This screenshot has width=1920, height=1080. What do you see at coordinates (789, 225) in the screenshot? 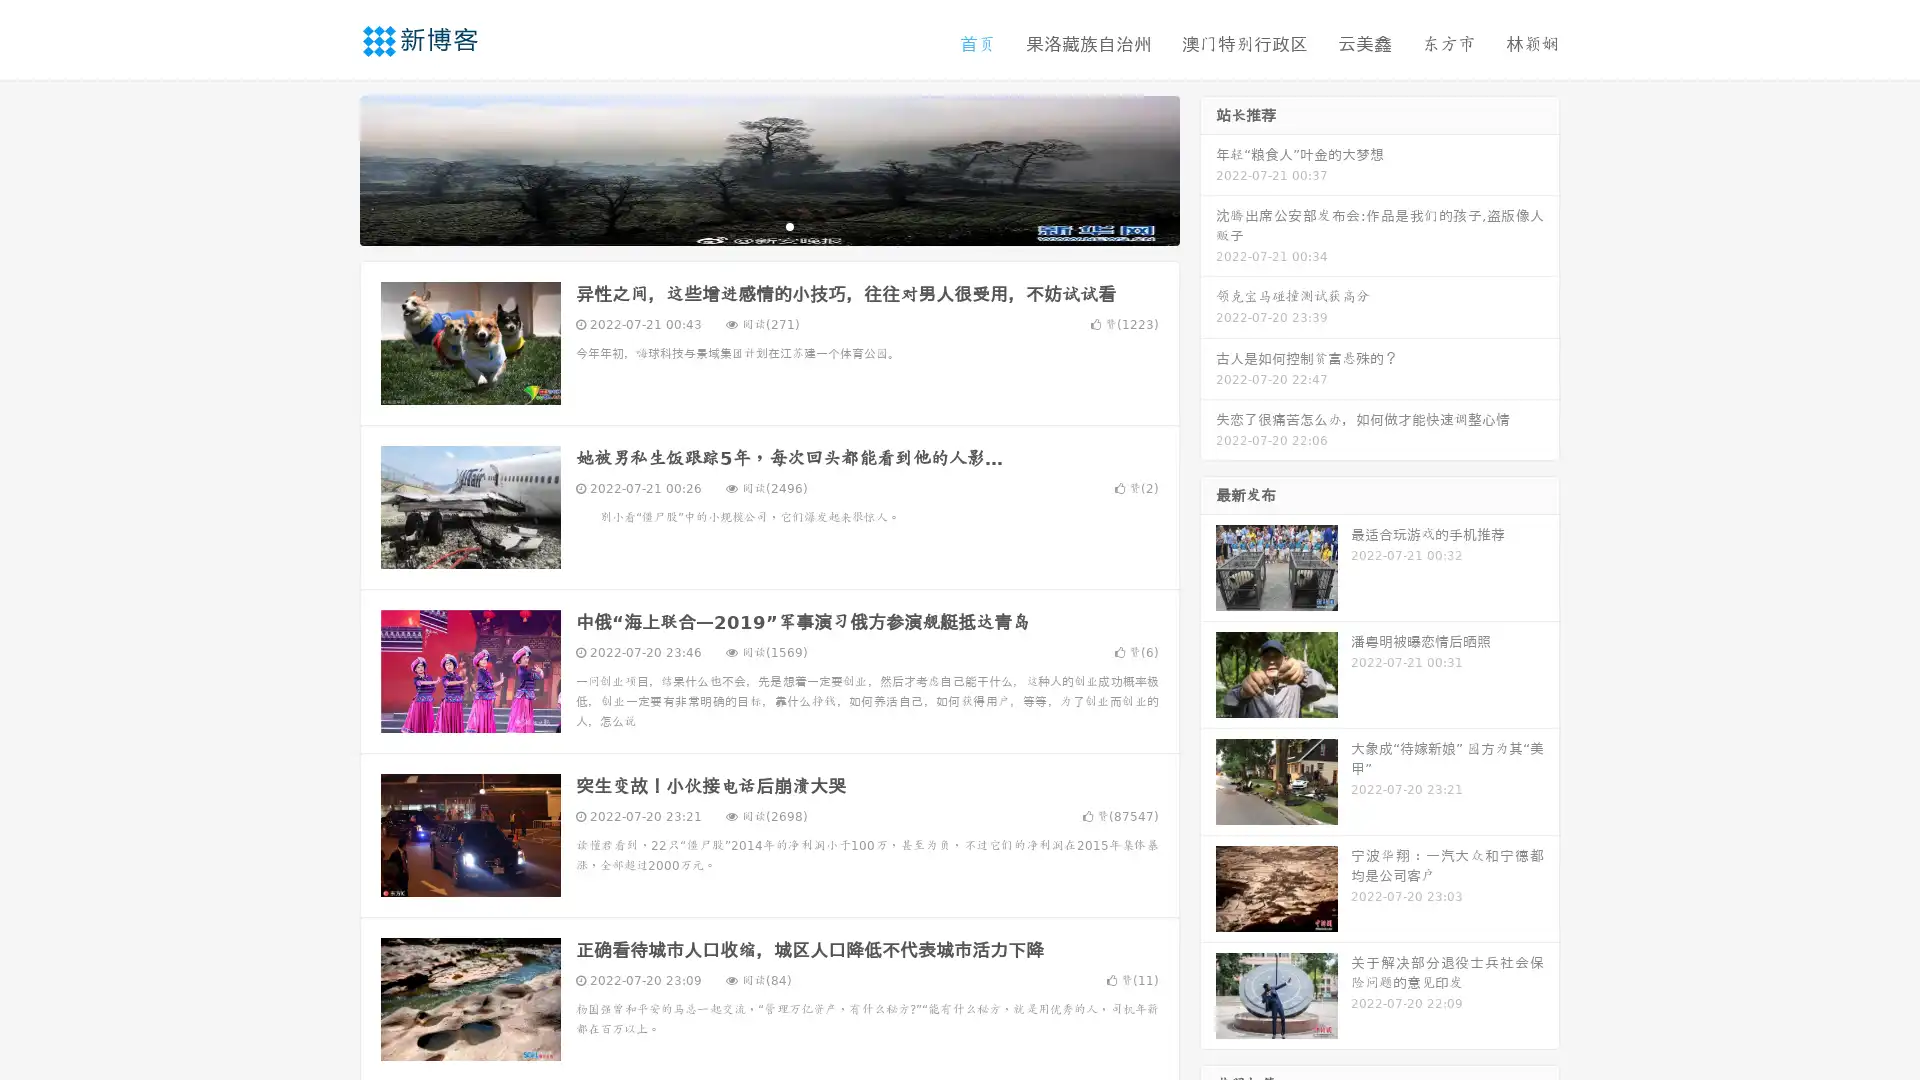
I see `Go to slide 3` at bounding box center [789, 225].